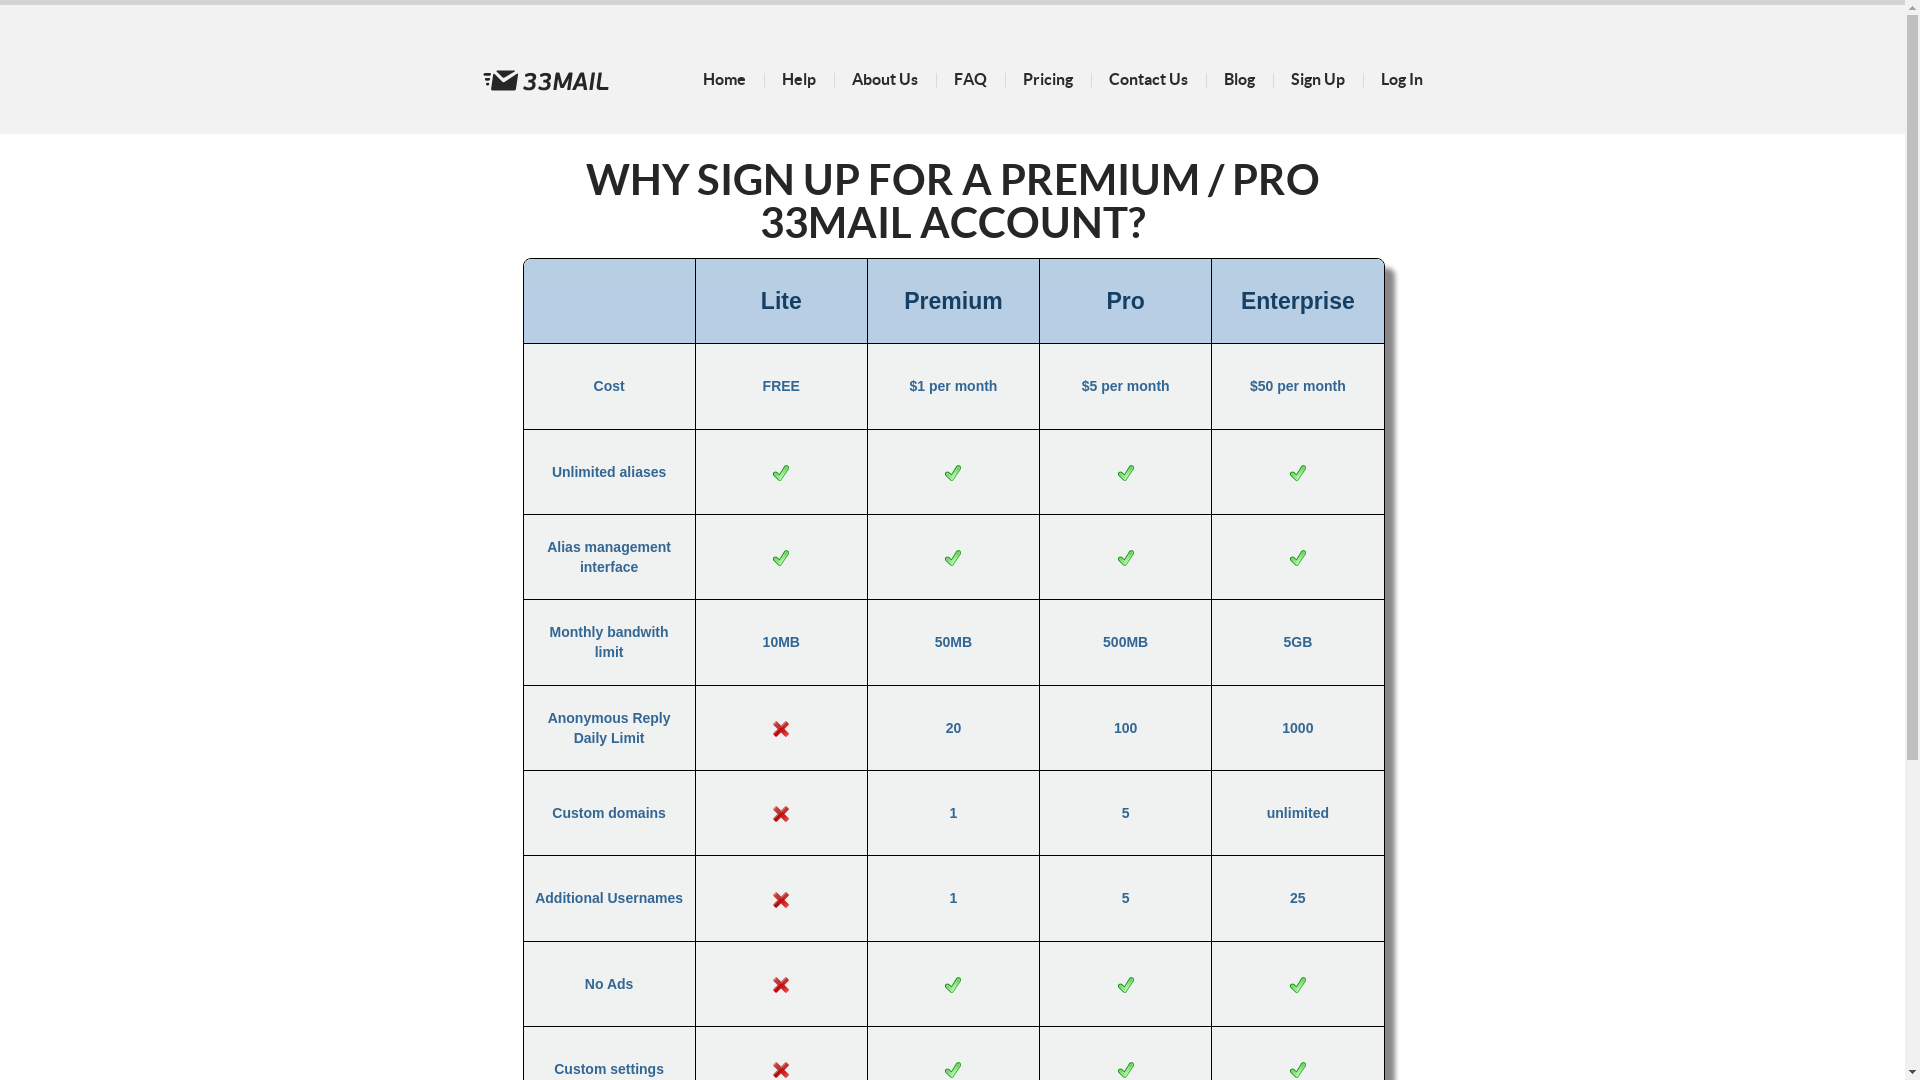  What do you see at coordinates (1147, 77) in the screenshot?
I see `'Contact Us'` at bounding box center [1147, 77].